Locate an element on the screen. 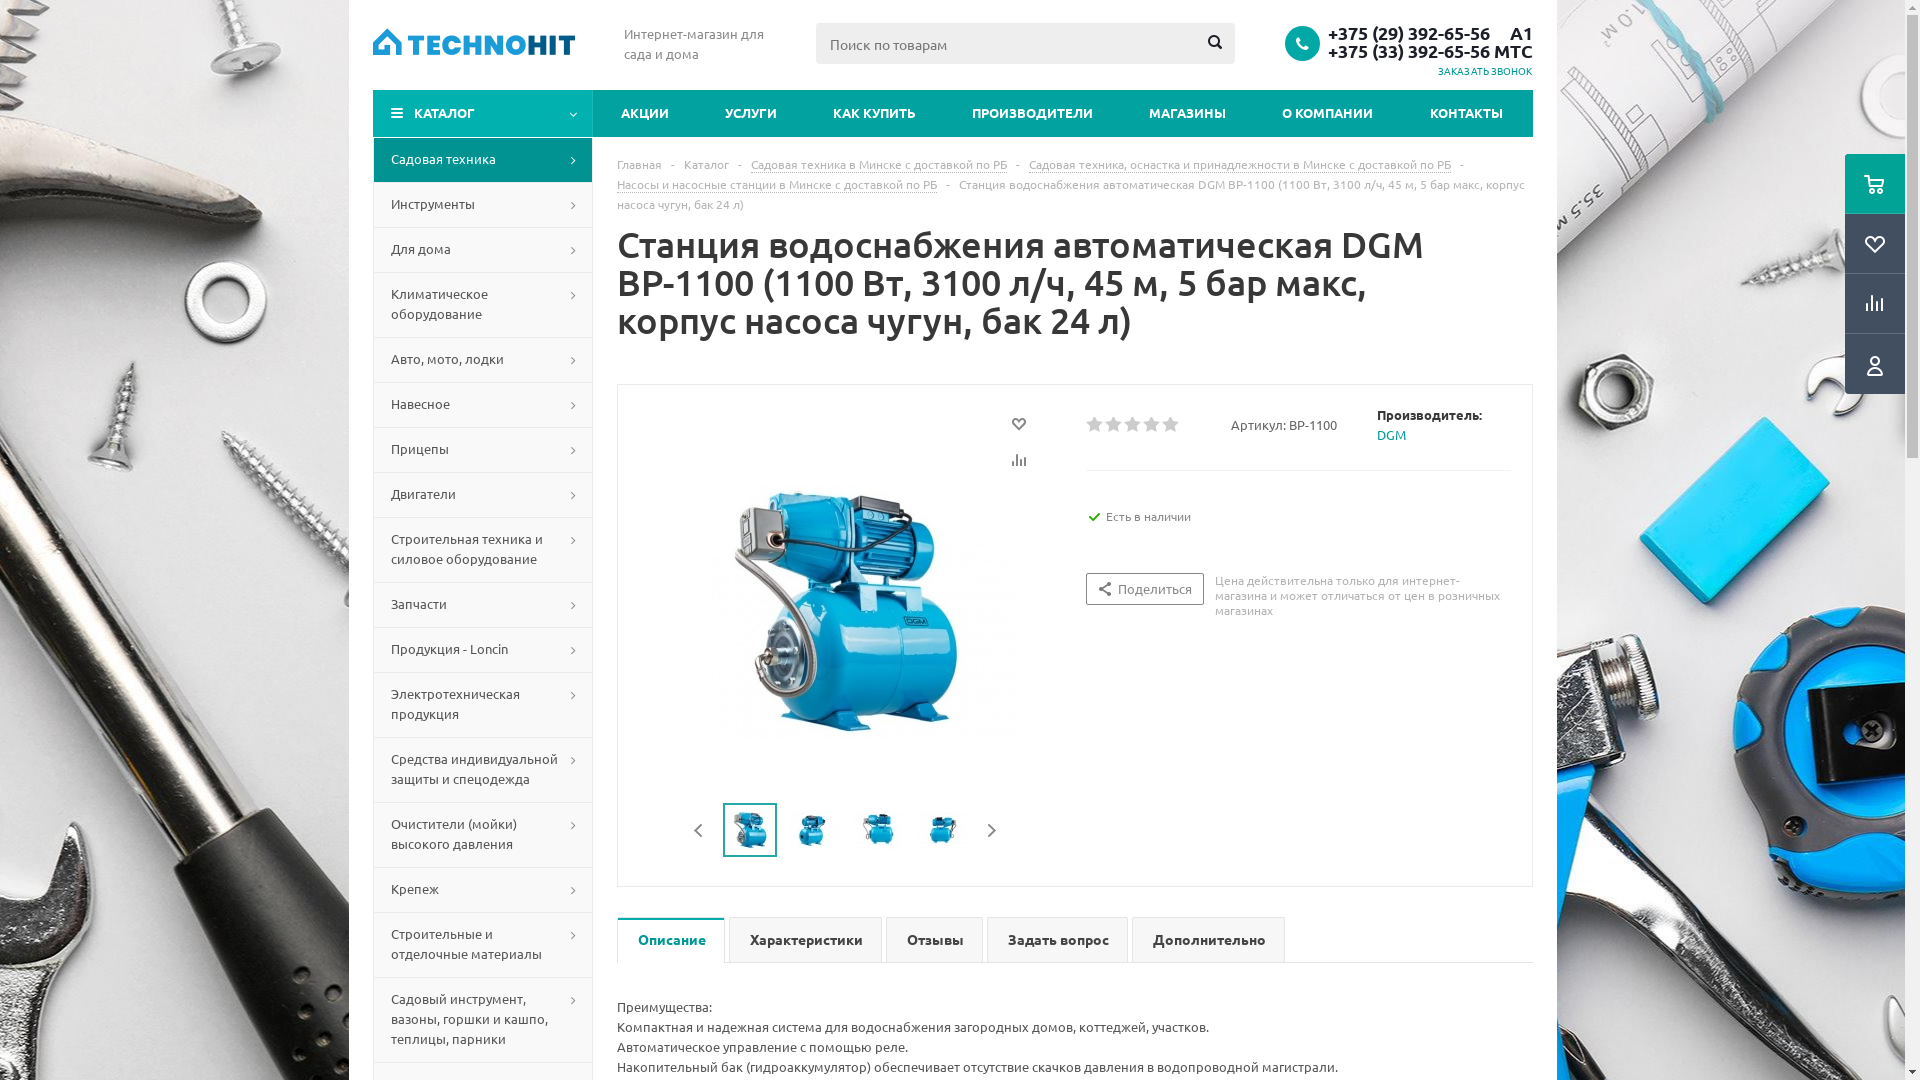 Image resolution: width=1920 pixels, height=1080 pixels. '2' is located at coordinates (1103, 423).